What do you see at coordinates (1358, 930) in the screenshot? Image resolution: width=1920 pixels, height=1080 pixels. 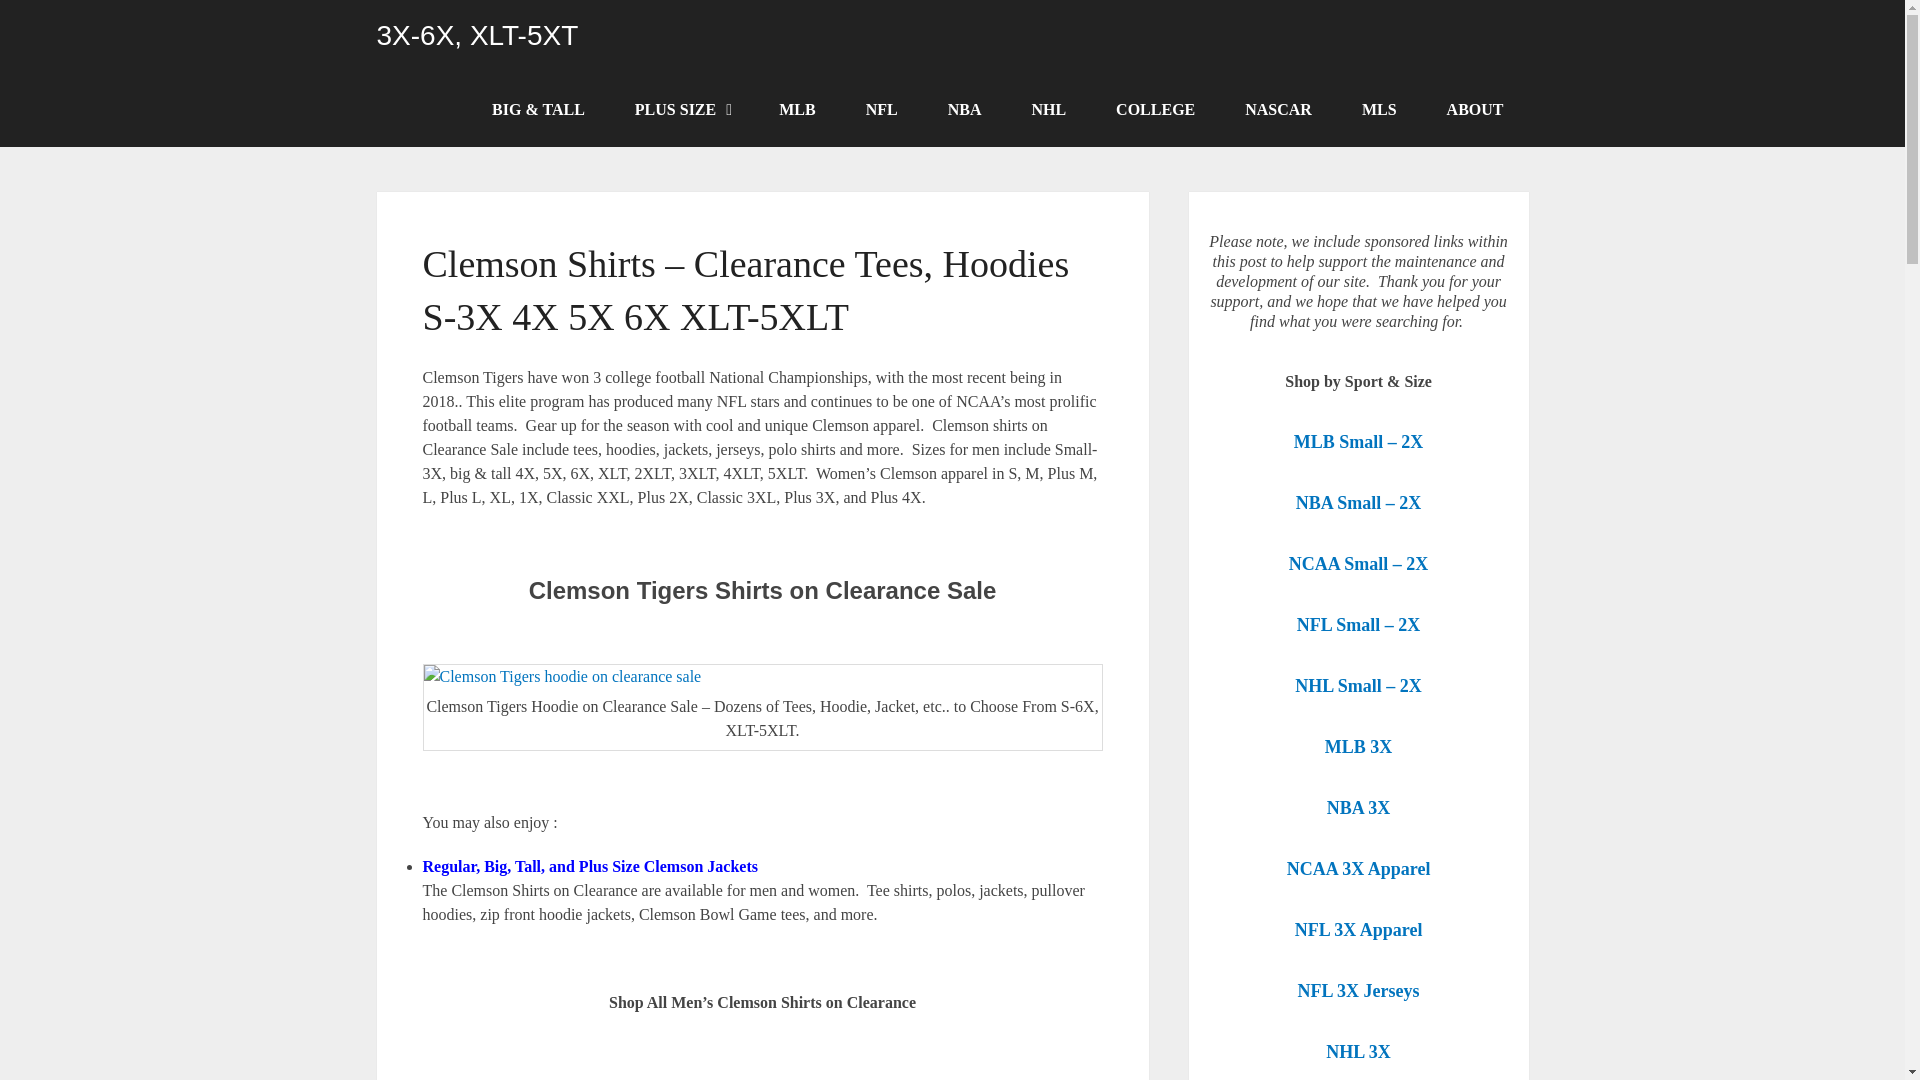 I see `'NFL 3X Apparel'` at bounding box center [1358, 930].